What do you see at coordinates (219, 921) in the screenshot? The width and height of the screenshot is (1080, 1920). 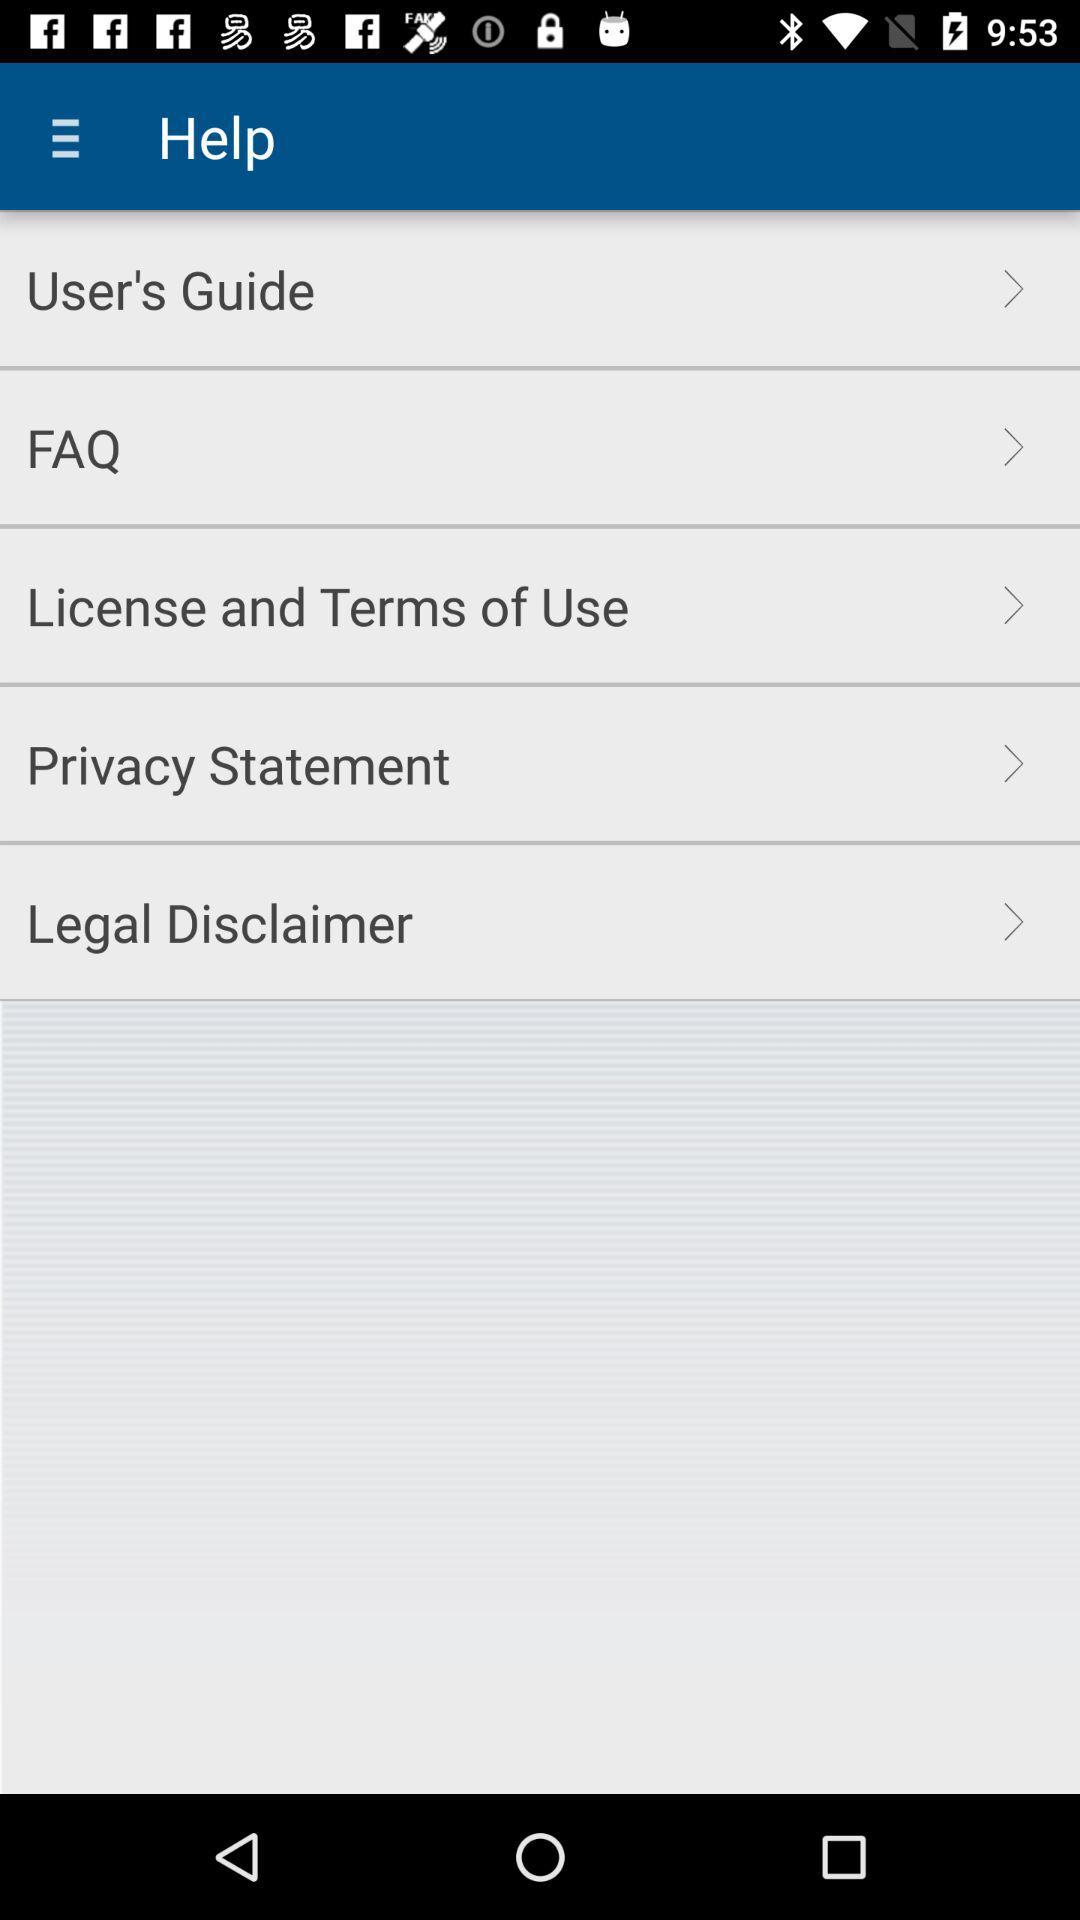 I see `the item below the privacy statement item` at bounding box center [219, 921].